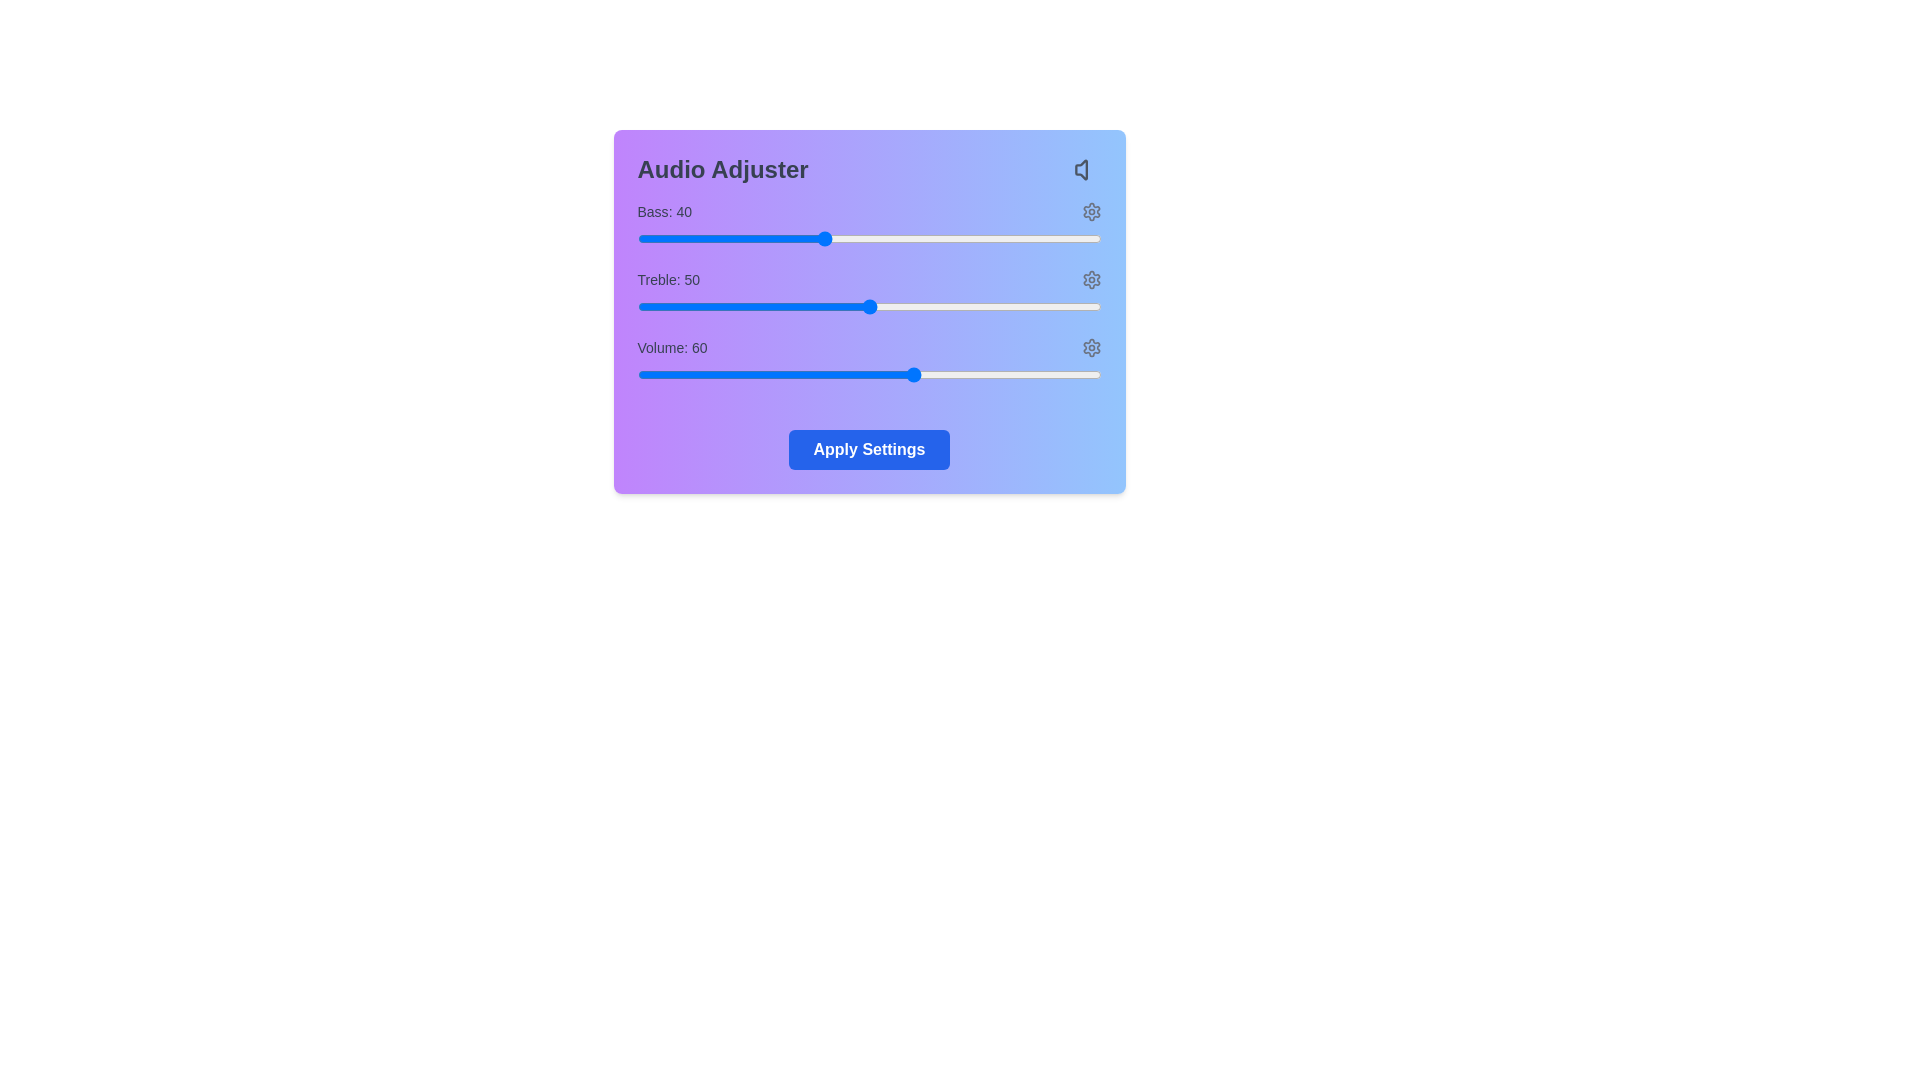 This screenshot has width=1920, height=1080. What do you see at coordinates (1086, 230) in the screenshot?
I see `bass` at bounding box center [1086, 230].